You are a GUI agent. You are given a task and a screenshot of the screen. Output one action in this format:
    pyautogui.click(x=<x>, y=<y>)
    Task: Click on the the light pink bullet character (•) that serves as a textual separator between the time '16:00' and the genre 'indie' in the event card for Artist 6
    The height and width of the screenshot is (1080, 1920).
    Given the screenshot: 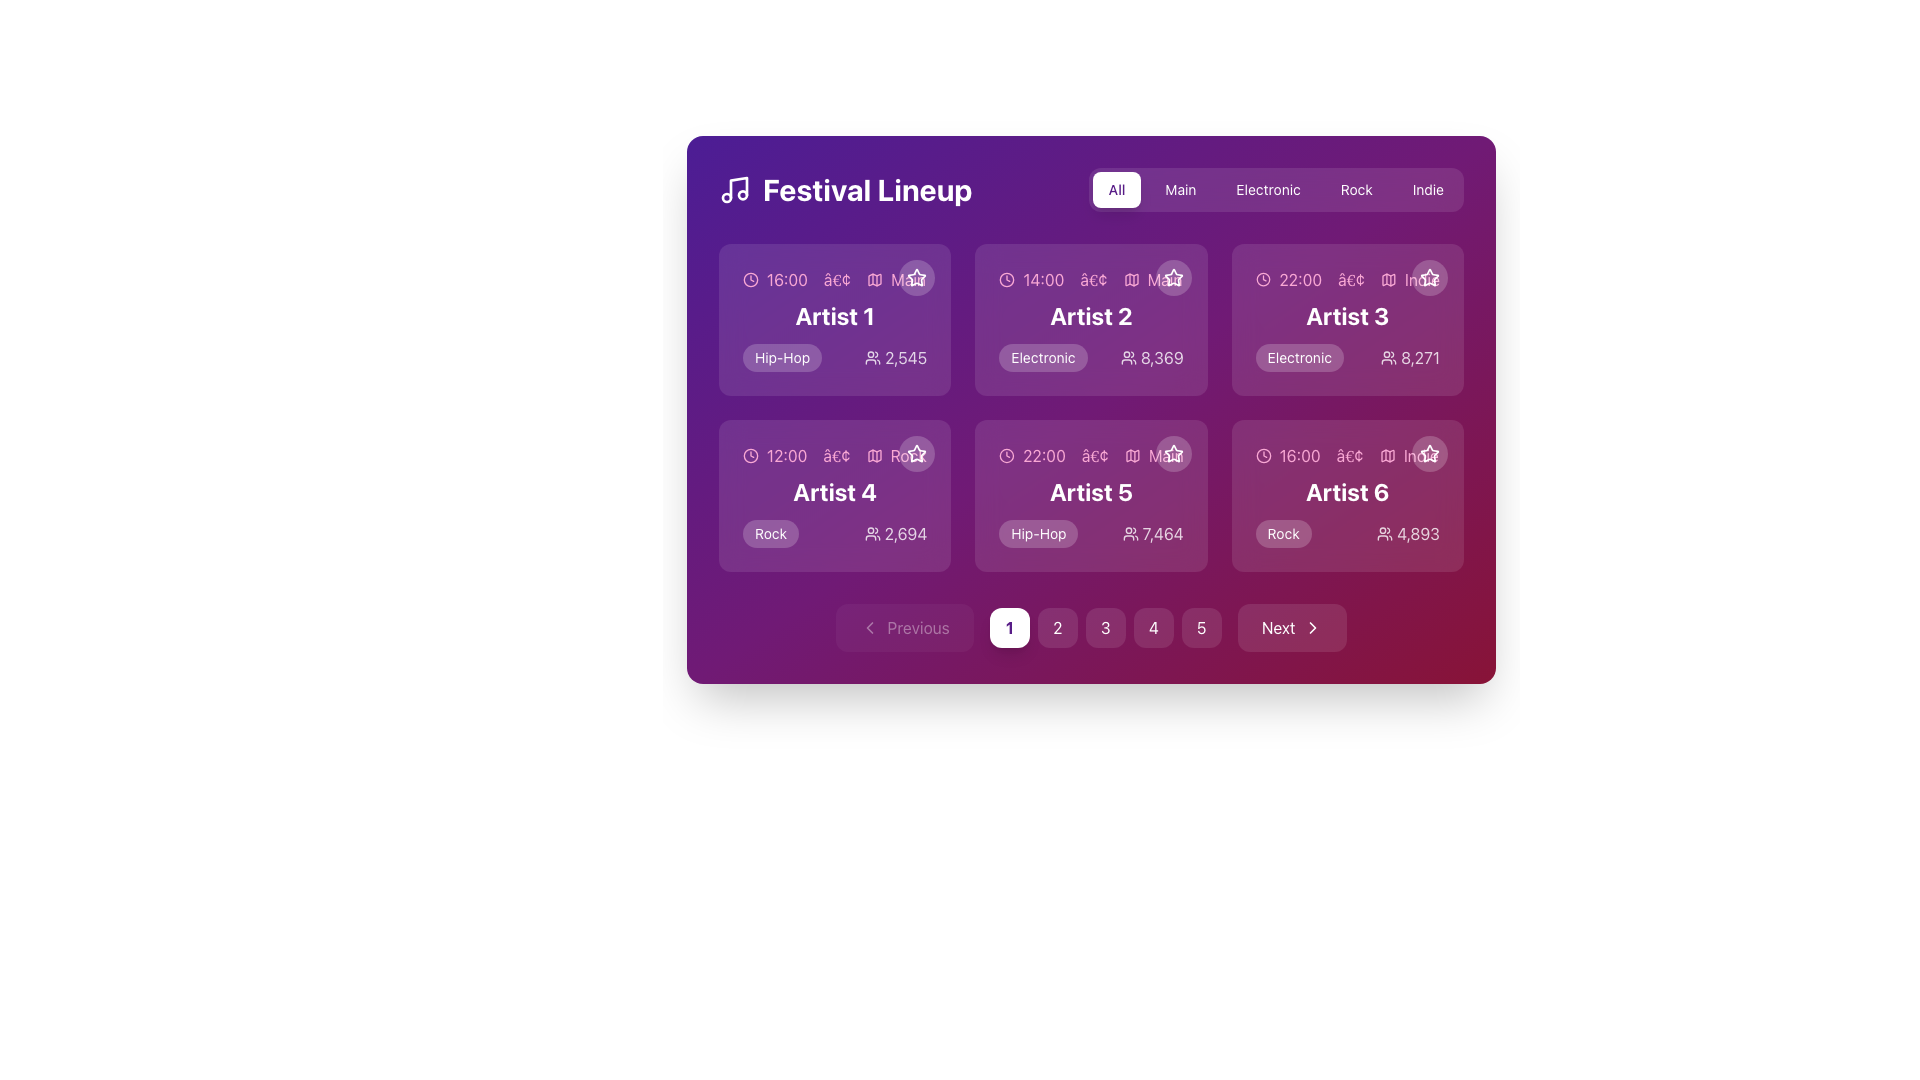 What is the action you would take?
    pyautogui.click(x=1350, y=455)
    